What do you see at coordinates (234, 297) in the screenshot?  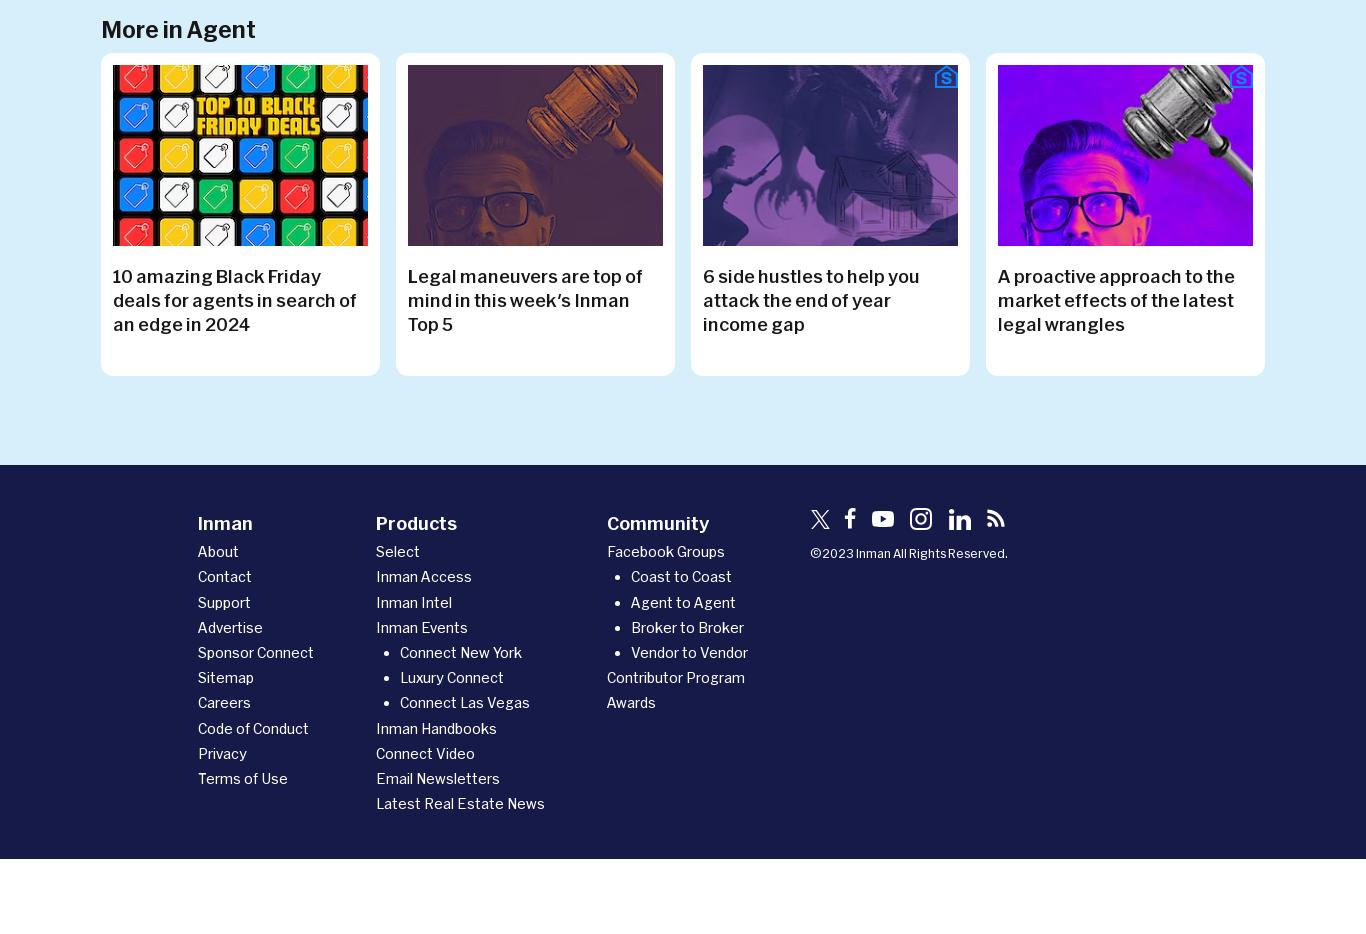 I see `'10 amazing Black Friday deals for agents in search of an edge in 2024'` at bounding box center [234, 297].